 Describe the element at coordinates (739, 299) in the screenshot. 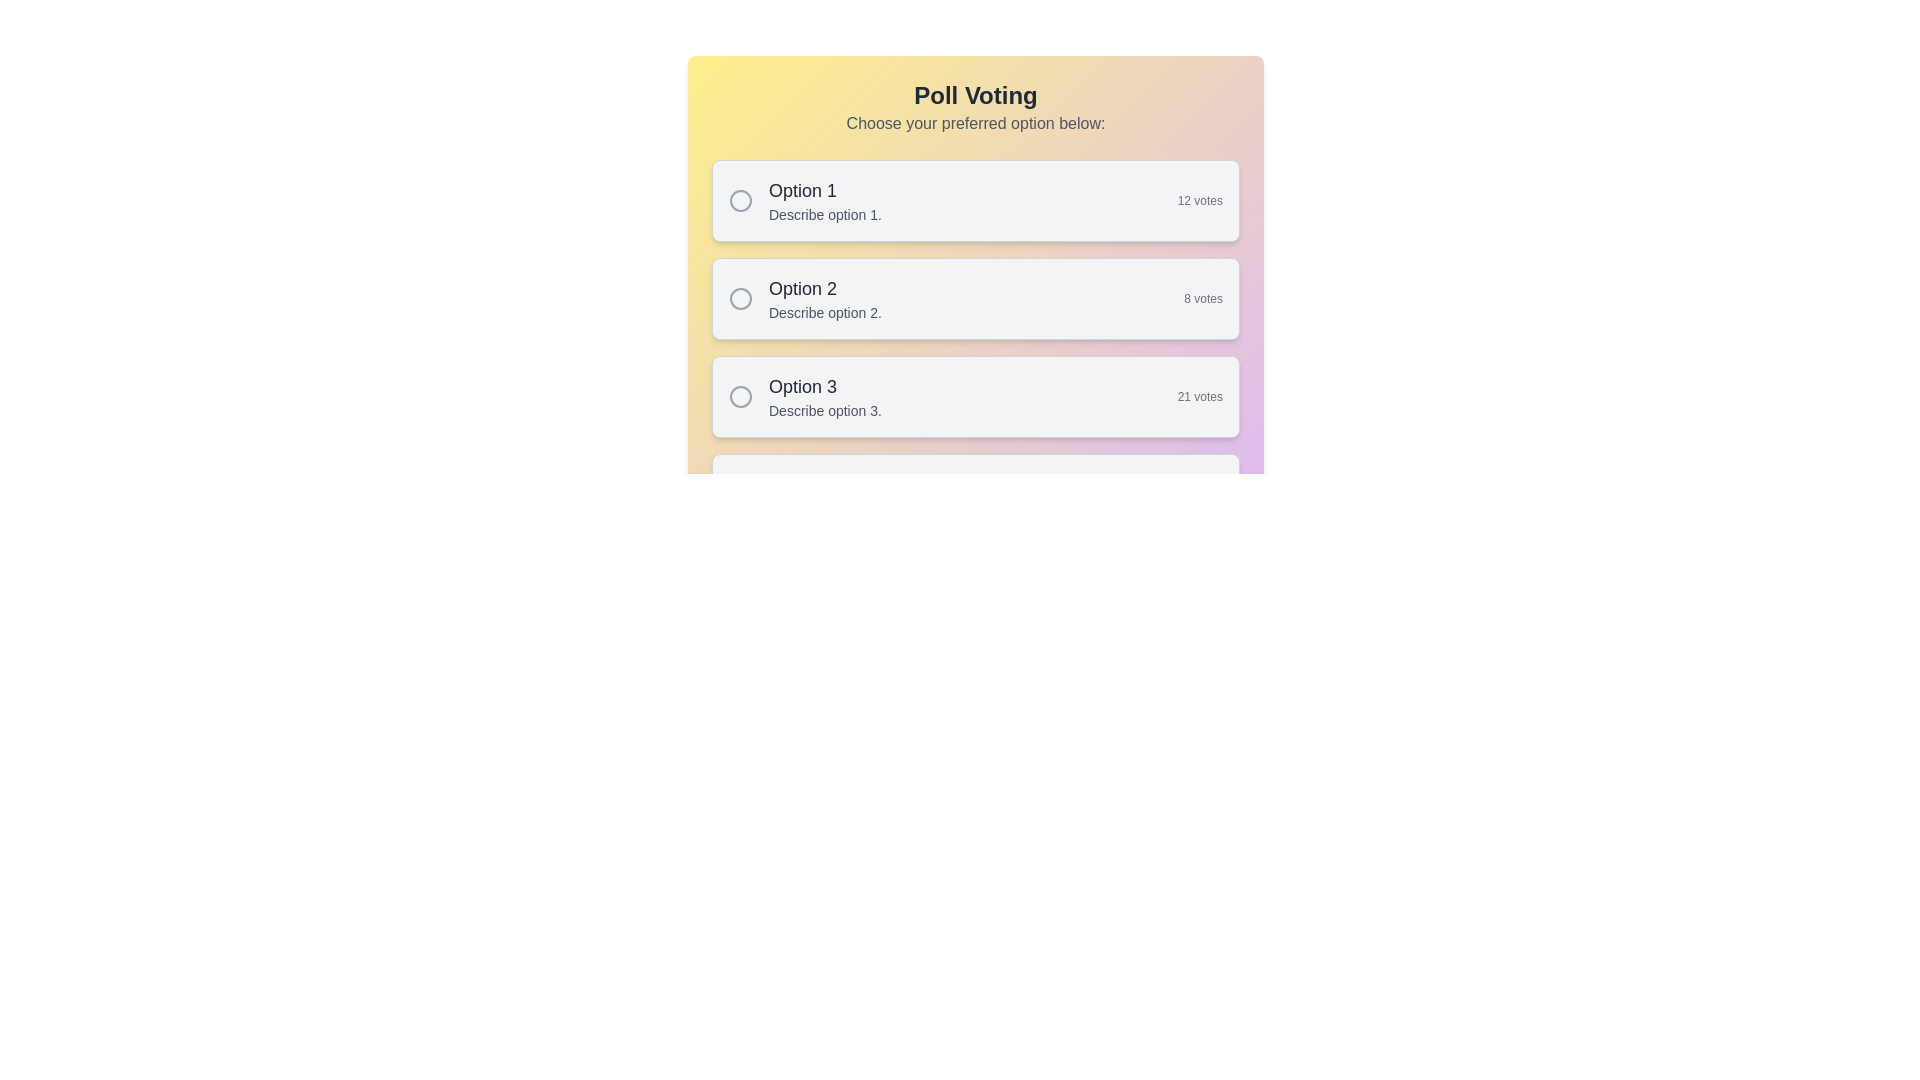

I see `the unselected radio button icon for 'Option 2' in the poll voting interface` at that location.